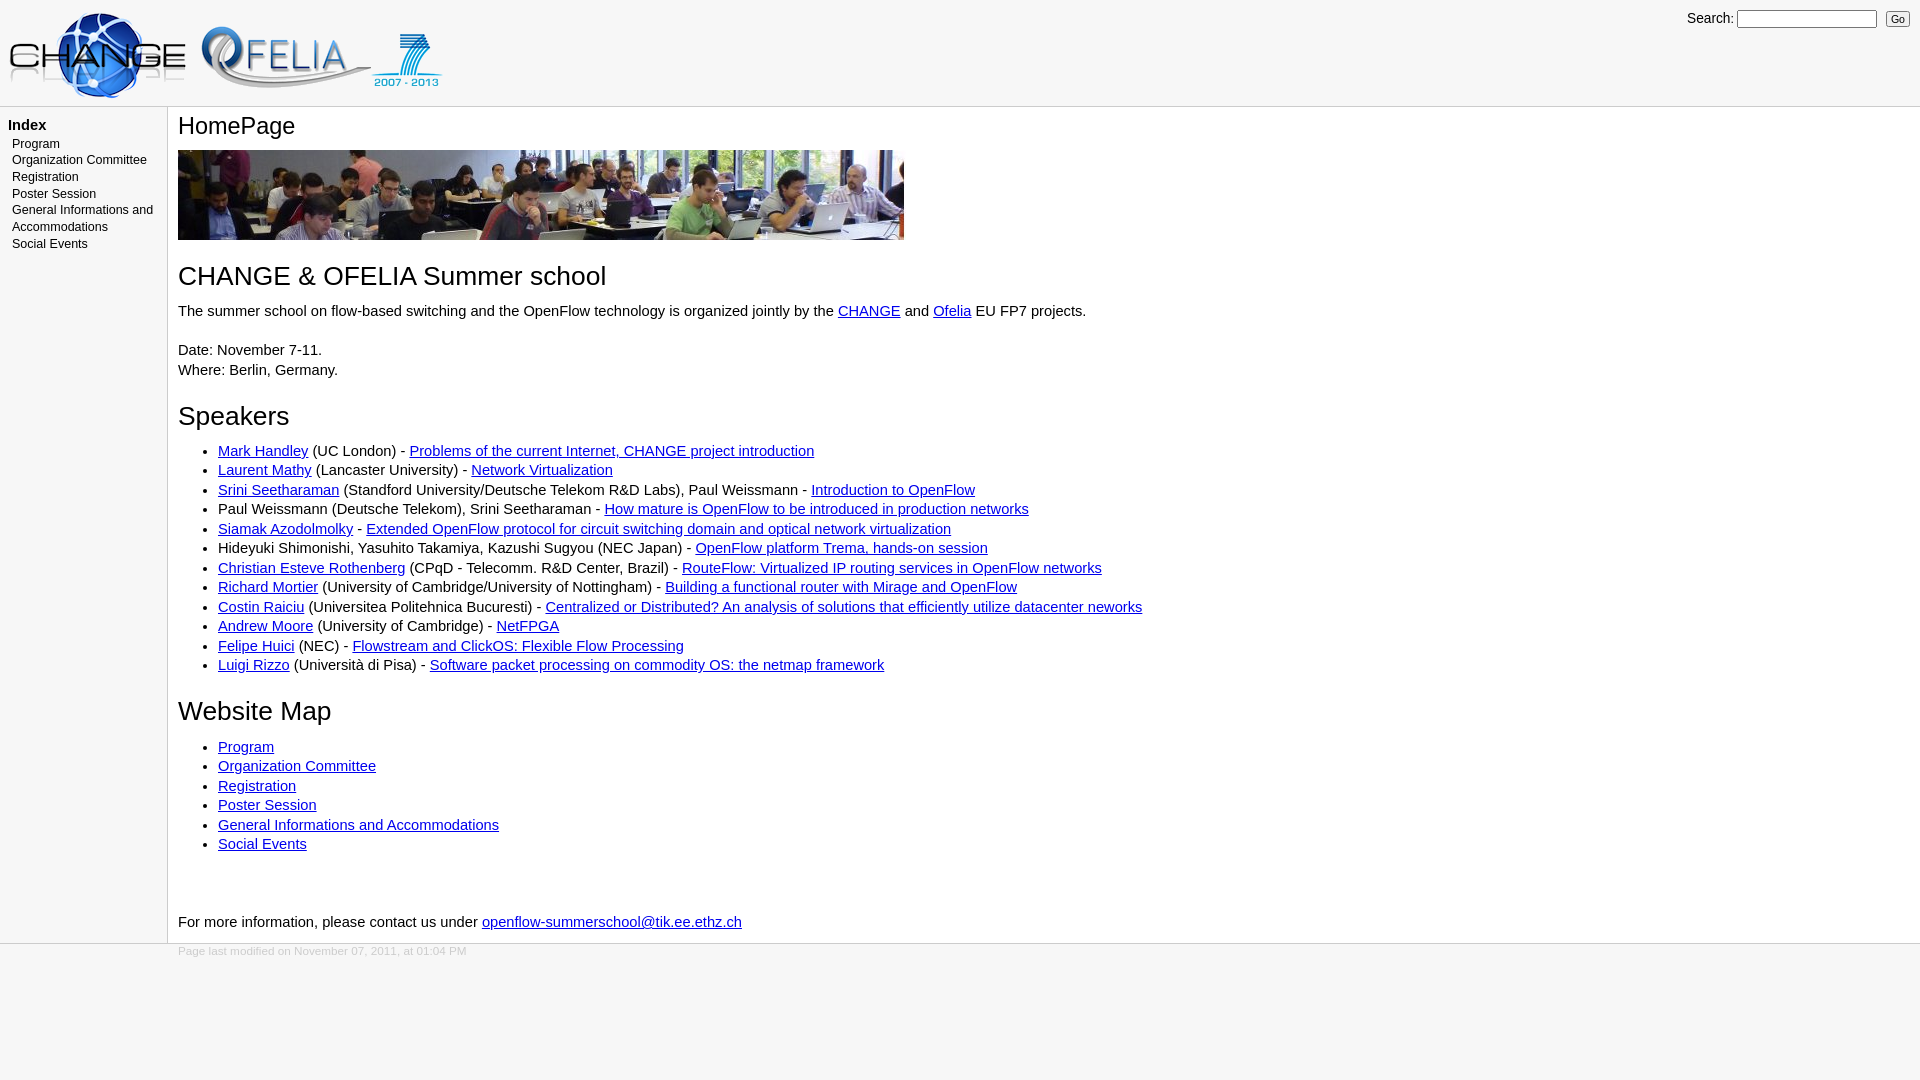 The height and width of the screenshot is (1080, 1920). I want to click on 'Richard Mortier', so click(267, 585).